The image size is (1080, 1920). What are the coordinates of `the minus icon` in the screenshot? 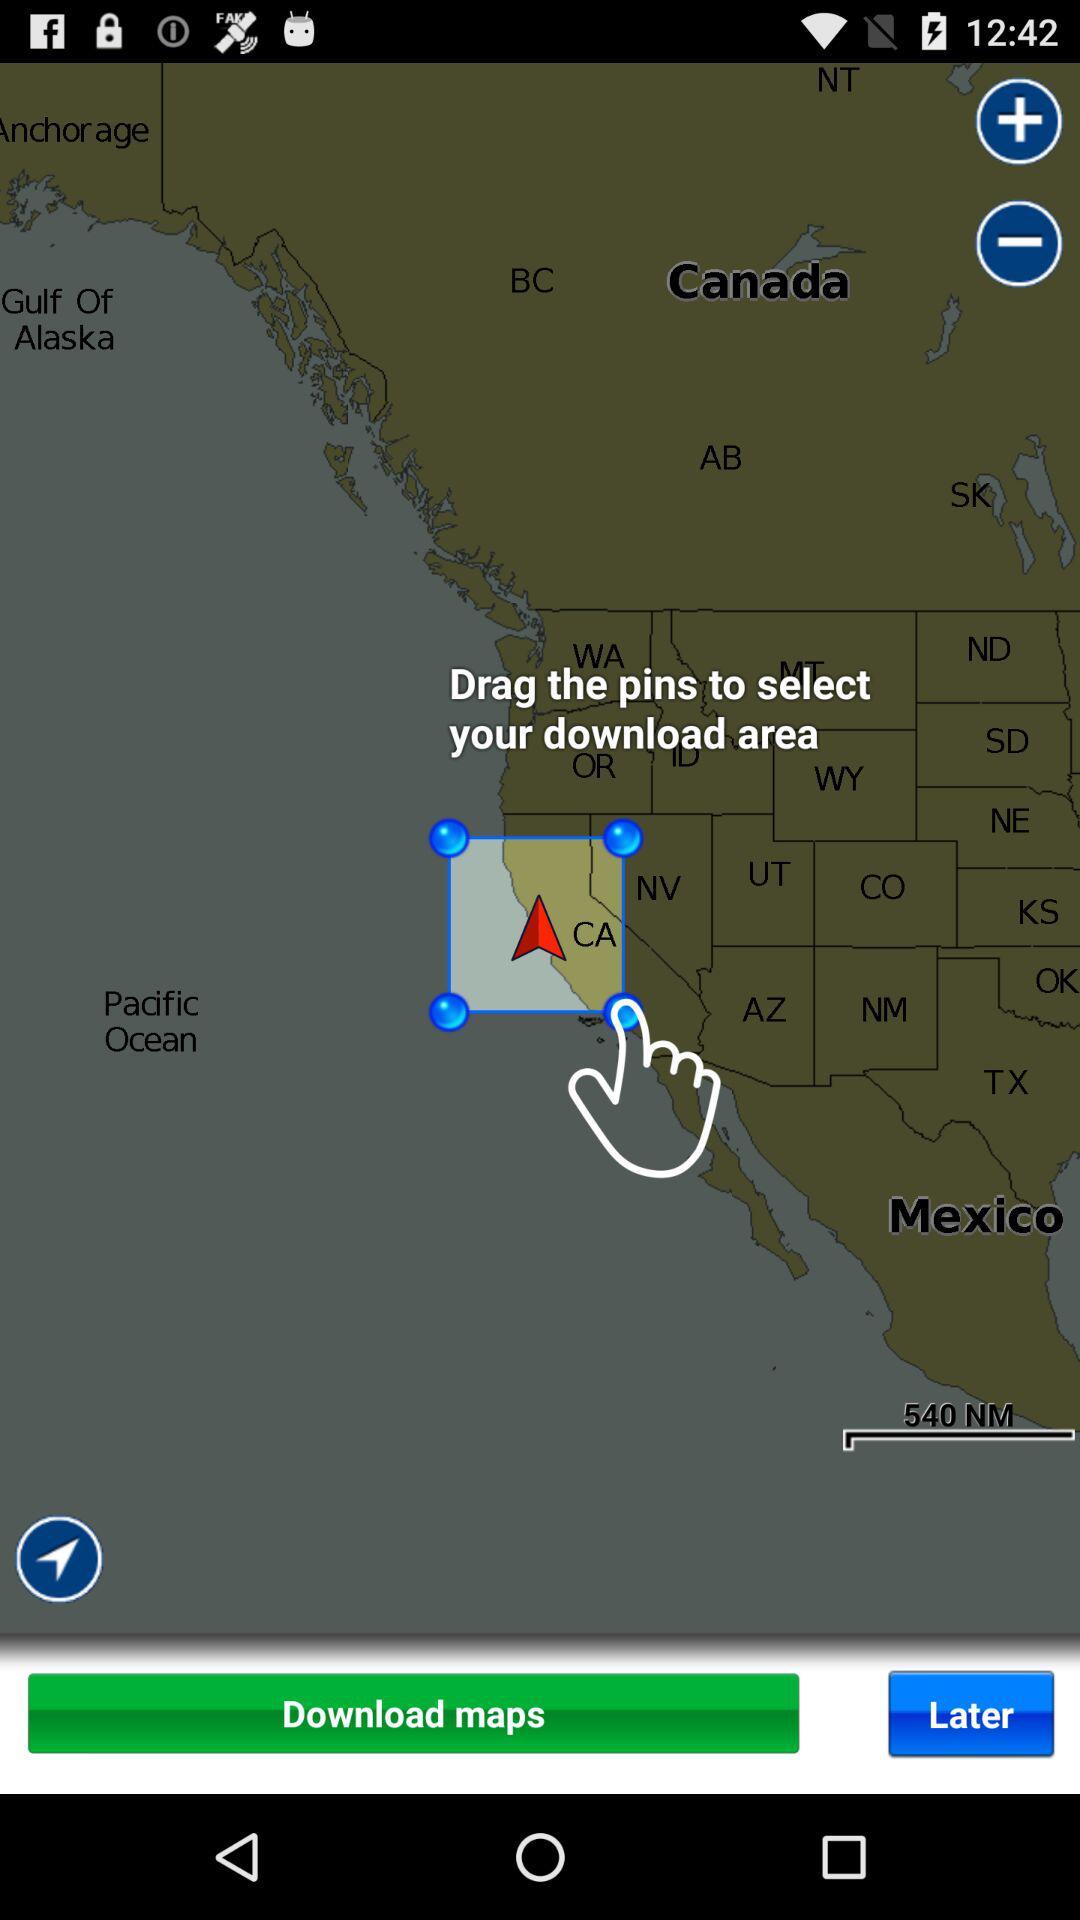 It's located at (1019, 260).